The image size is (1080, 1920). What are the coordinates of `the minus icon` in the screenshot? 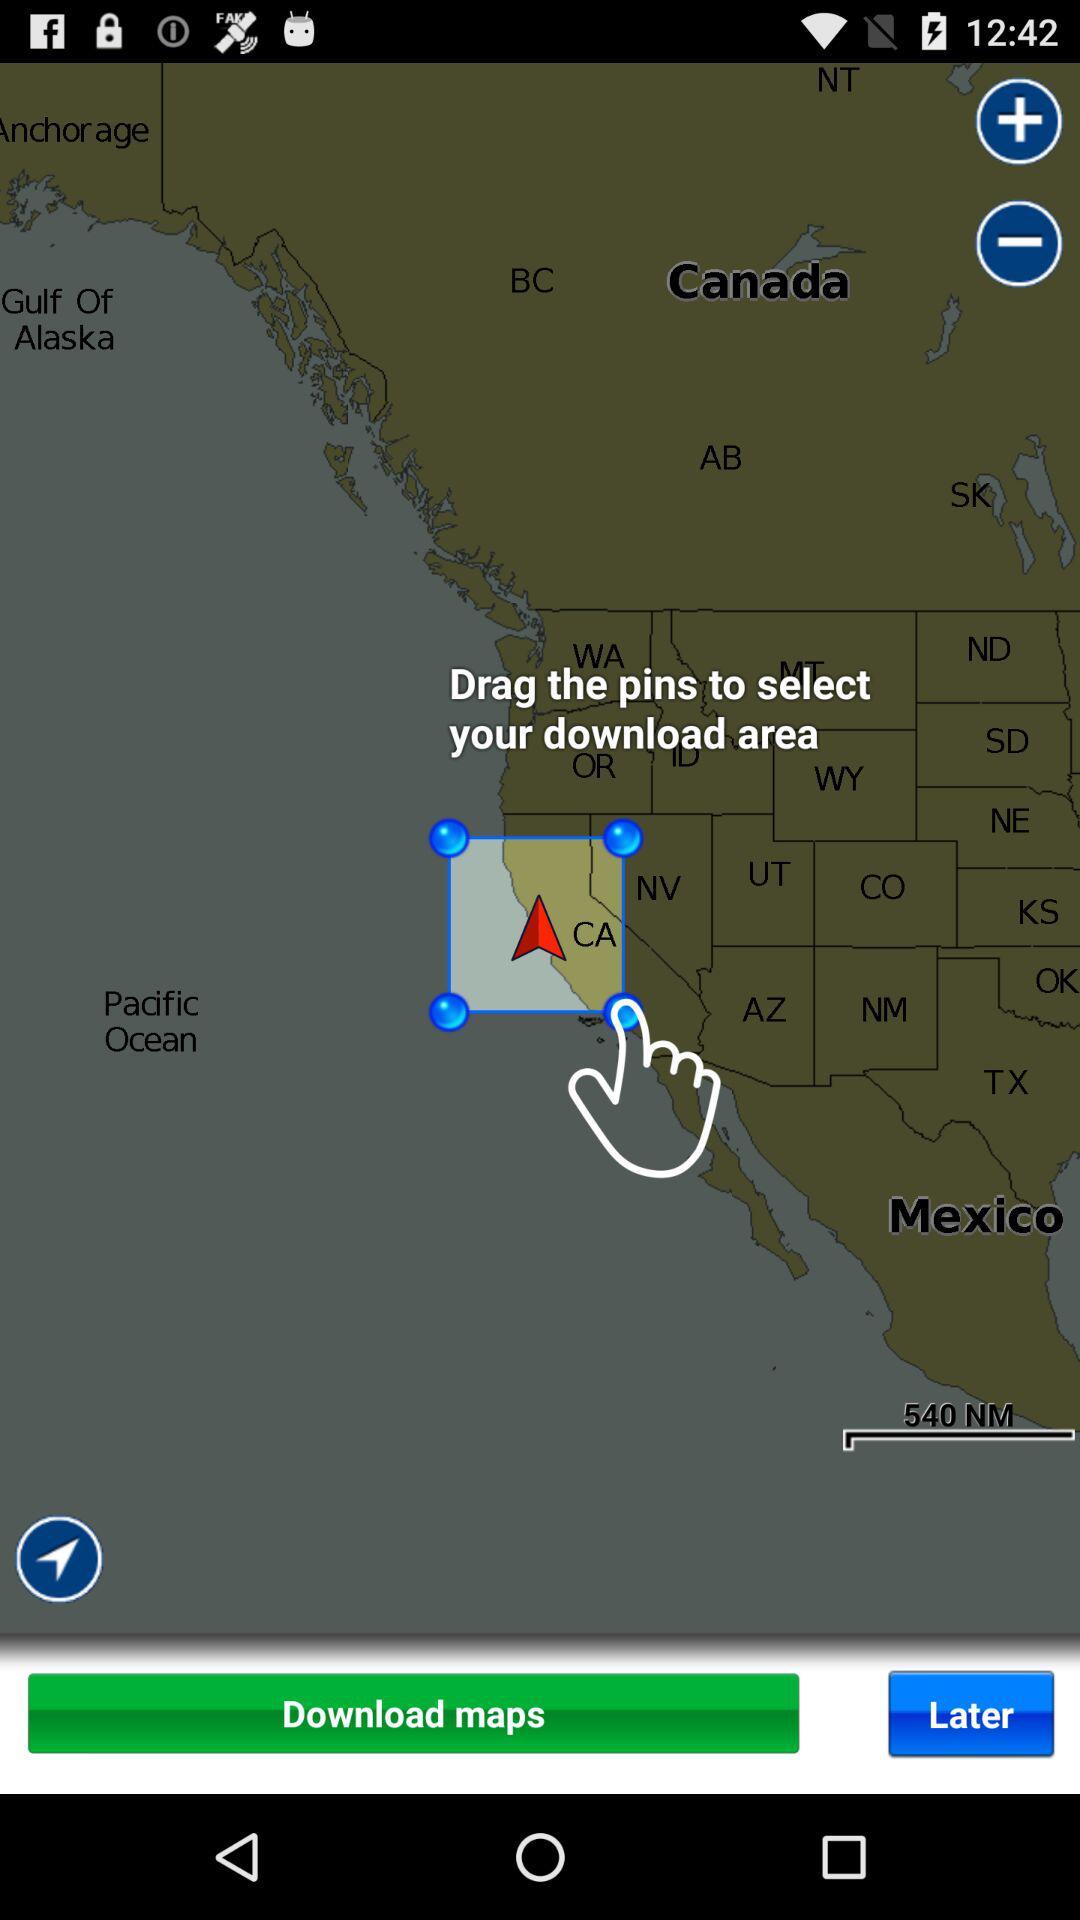 It's located at (1019, 260).